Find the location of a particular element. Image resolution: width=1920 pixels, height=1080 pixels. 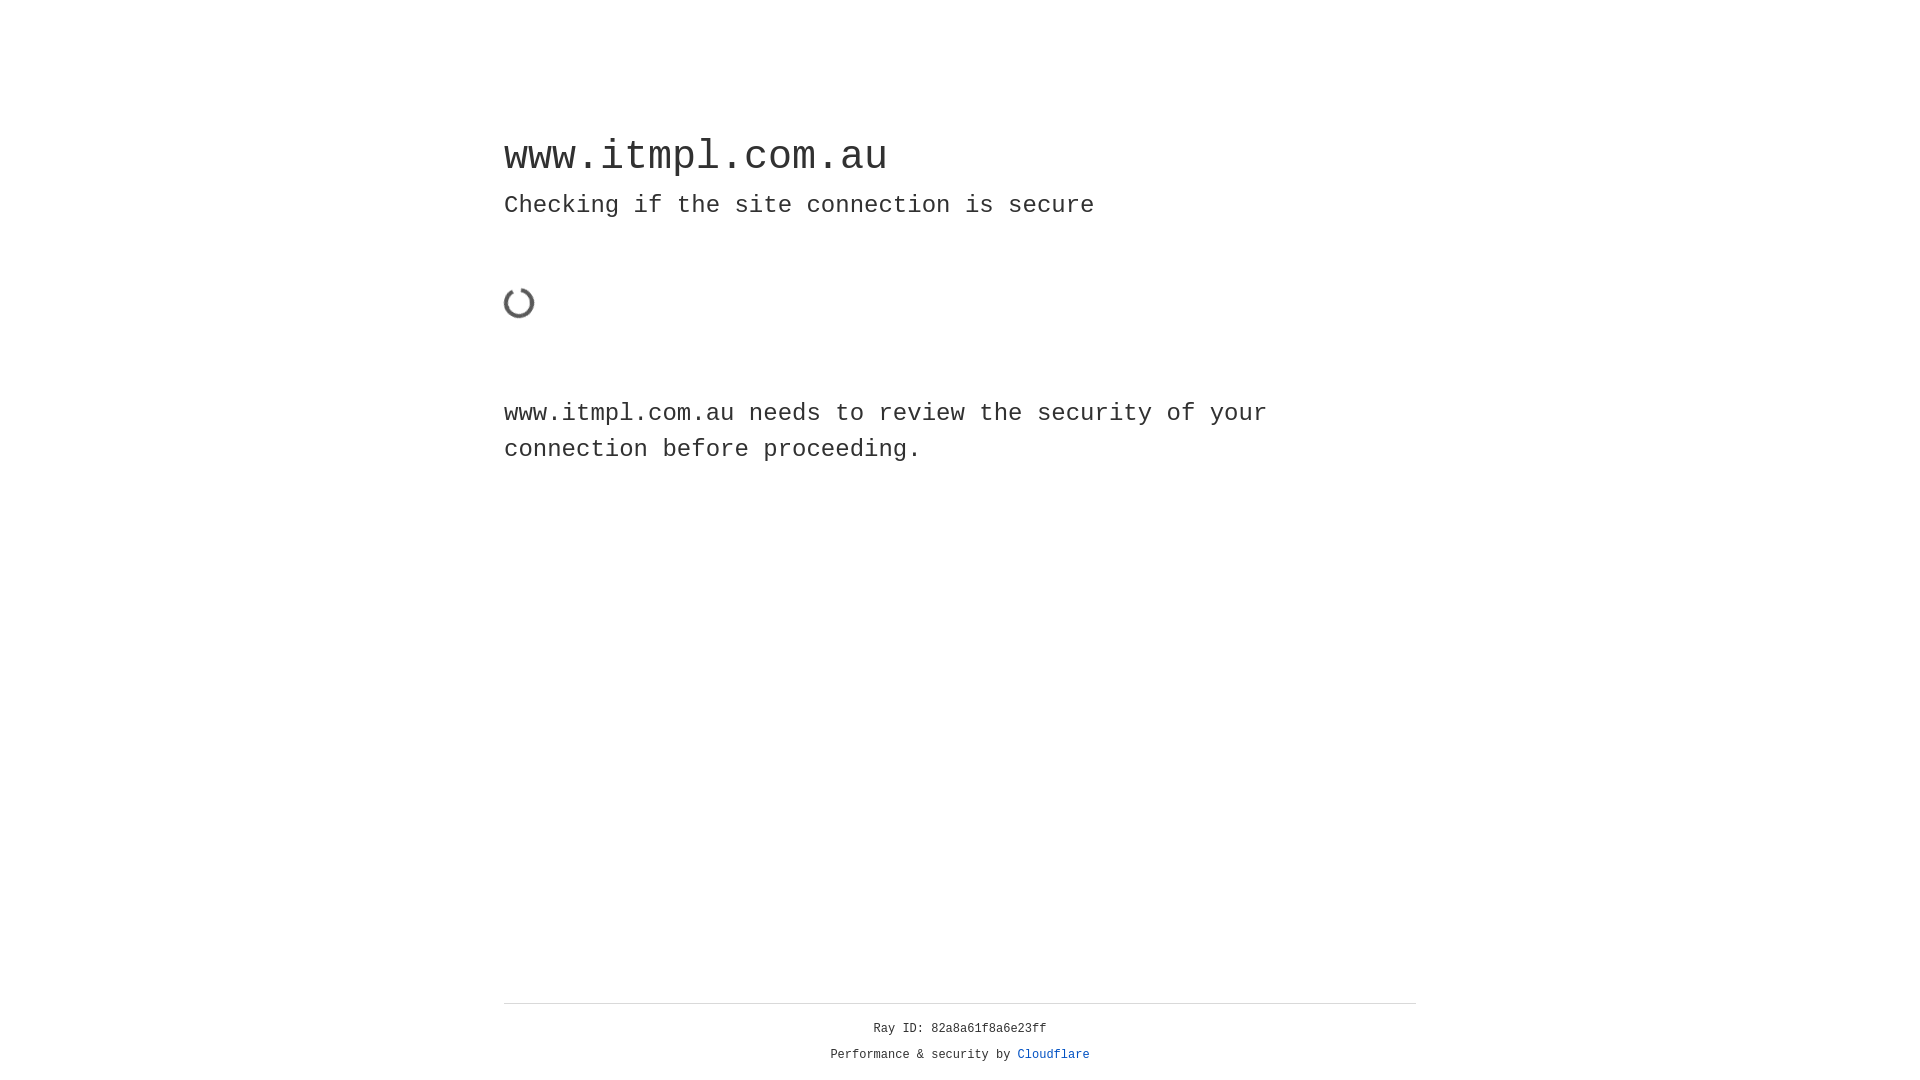

'Cloudflare' is located at coordinates (1053, 1054).